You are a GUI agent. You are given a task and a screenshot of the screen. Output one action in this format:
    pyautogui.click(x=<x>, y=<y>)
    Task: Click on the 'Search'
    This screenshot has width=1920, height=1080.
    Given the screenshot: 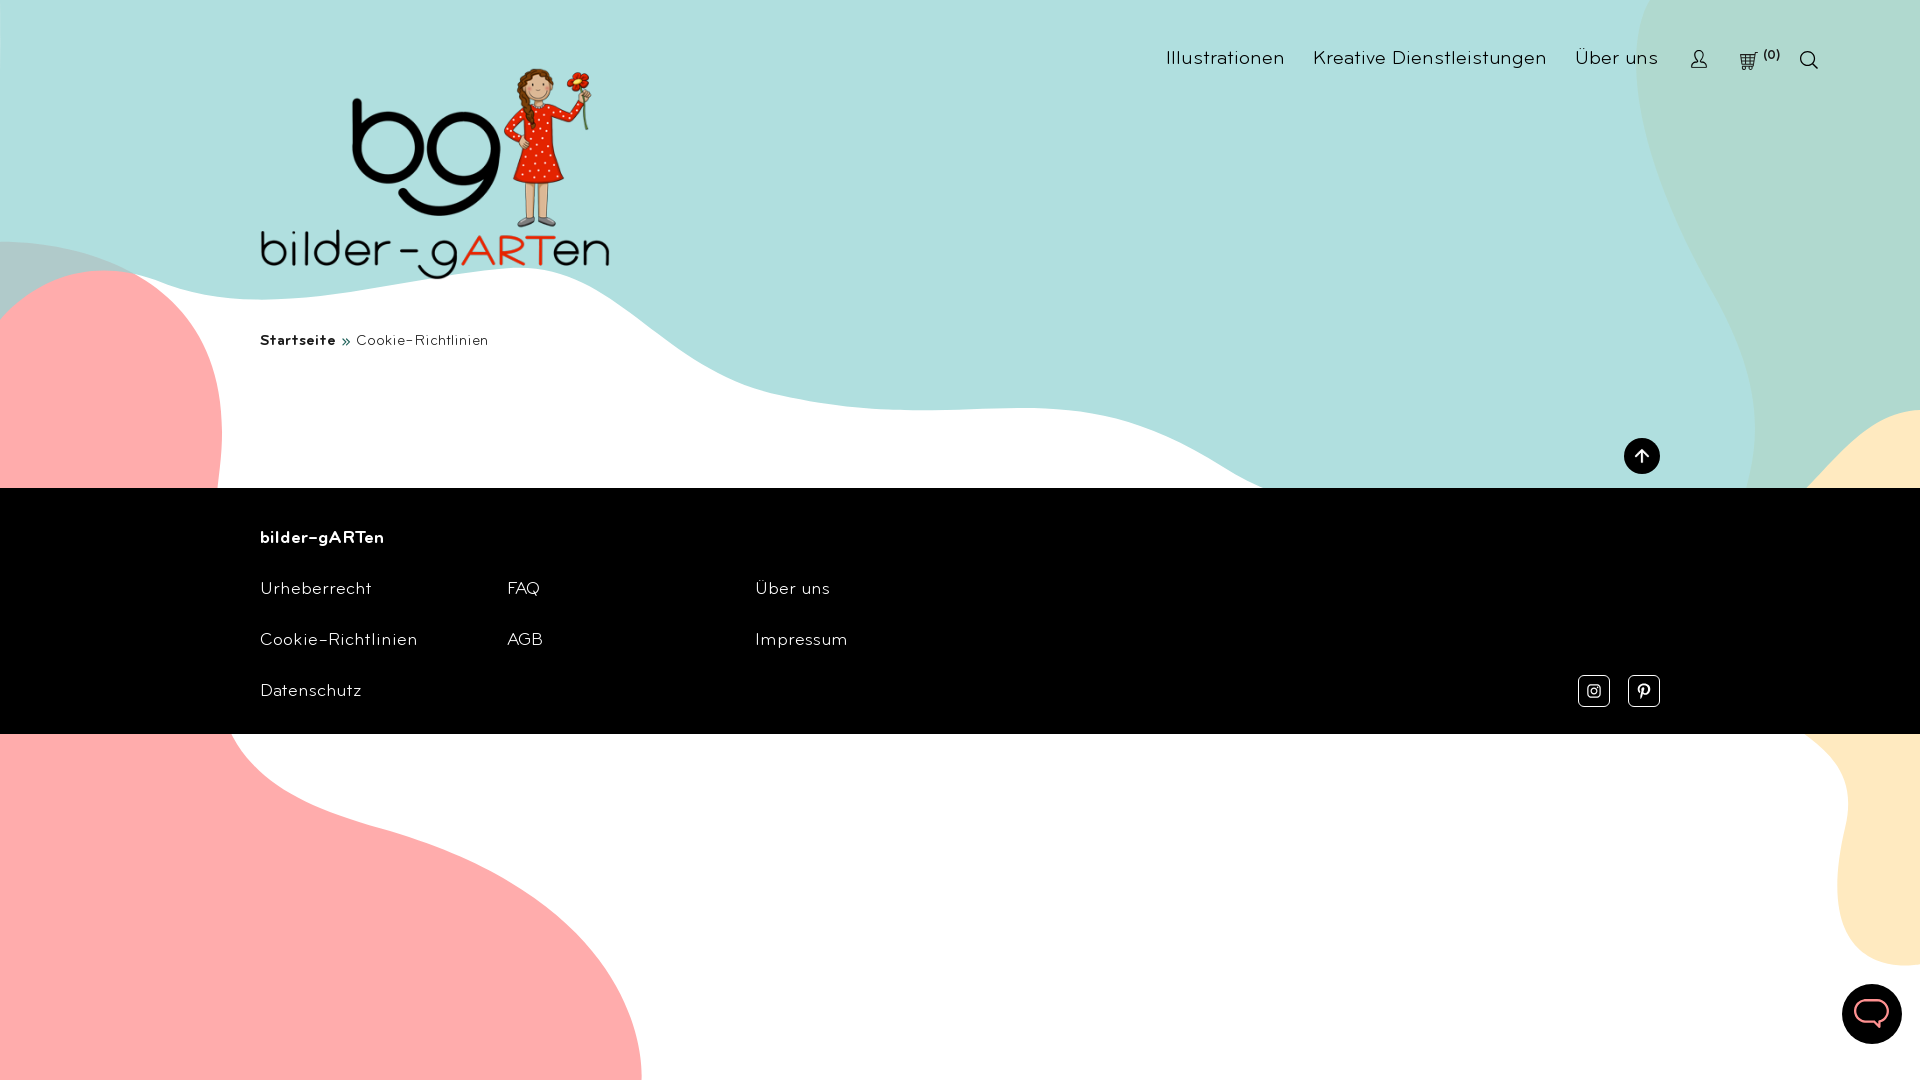 What is the action you would take?
    pyautogui.click(x=1811, y=59)
    